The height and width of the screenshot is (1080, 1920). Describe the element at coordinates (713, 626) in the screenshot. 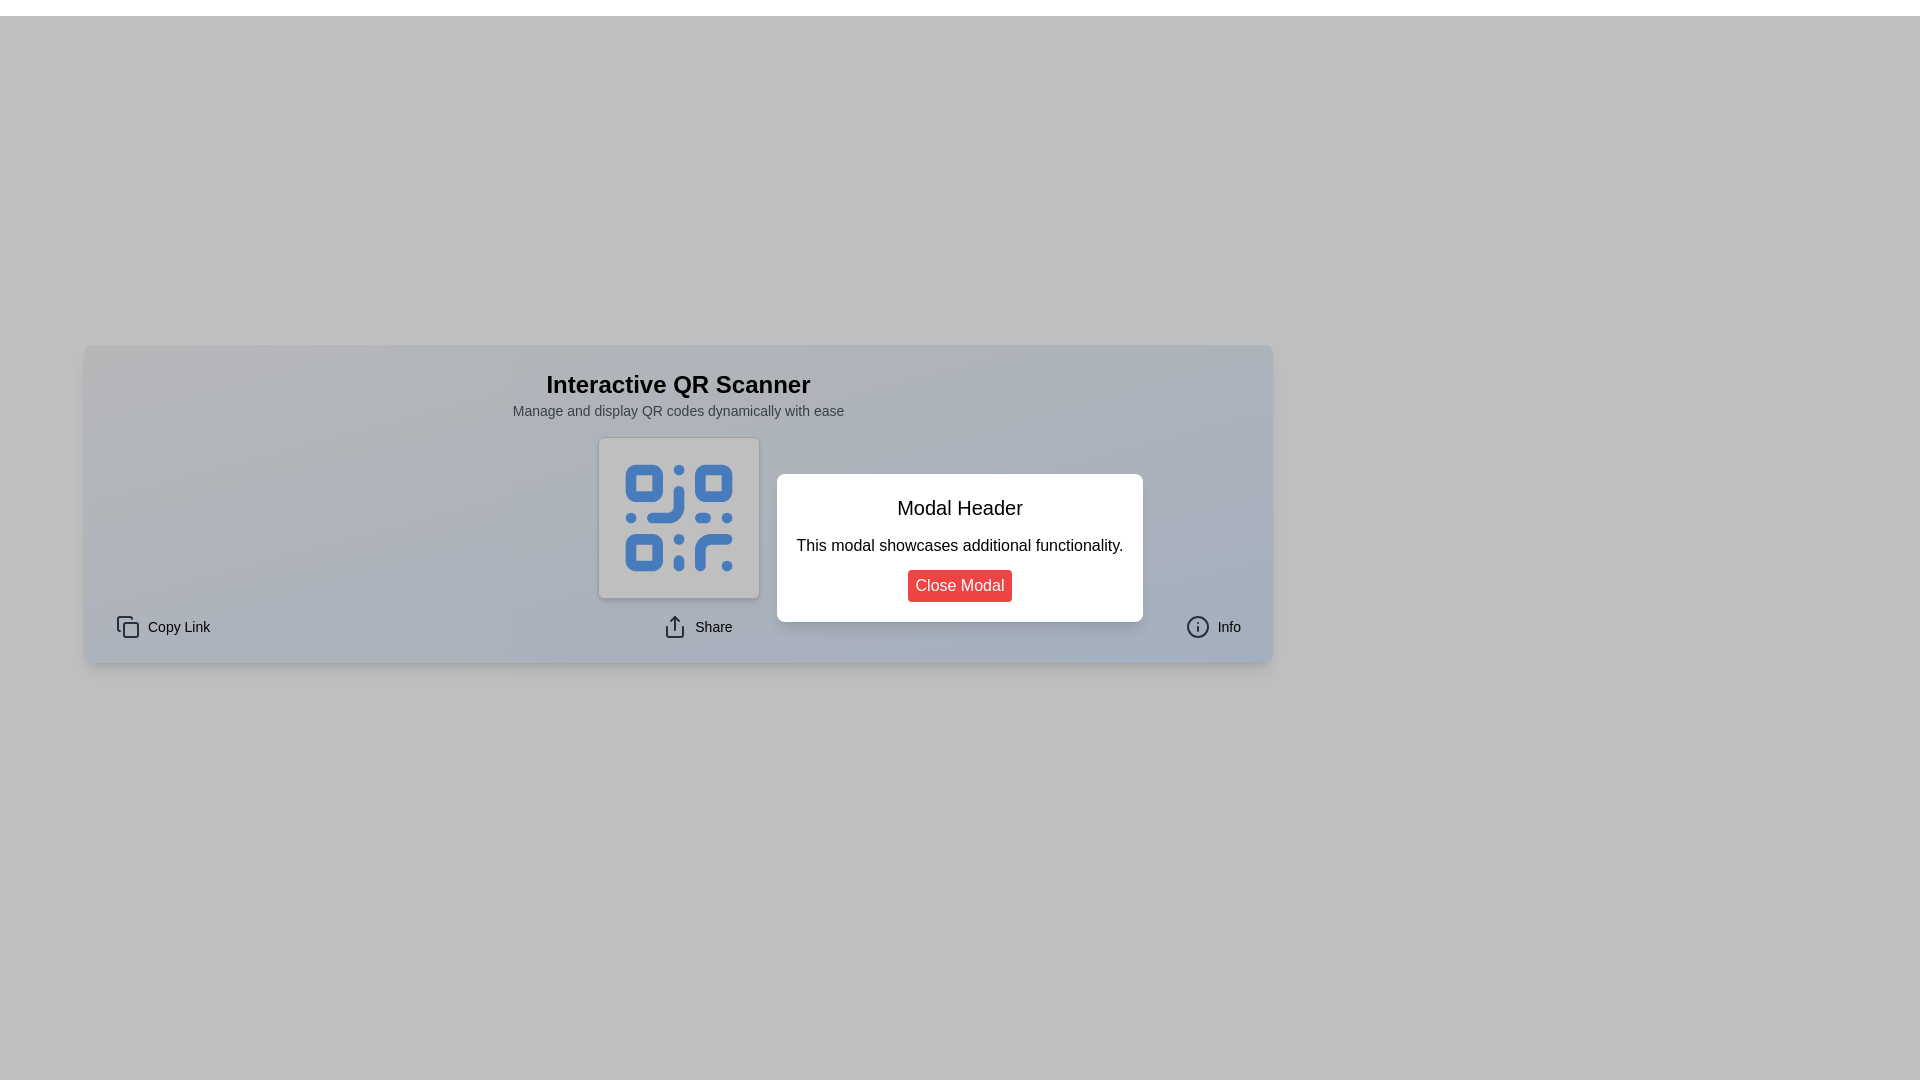

I see `the text label located at the bottom-left corner of the modal, which provides information about the share action icon next to it` at that location.